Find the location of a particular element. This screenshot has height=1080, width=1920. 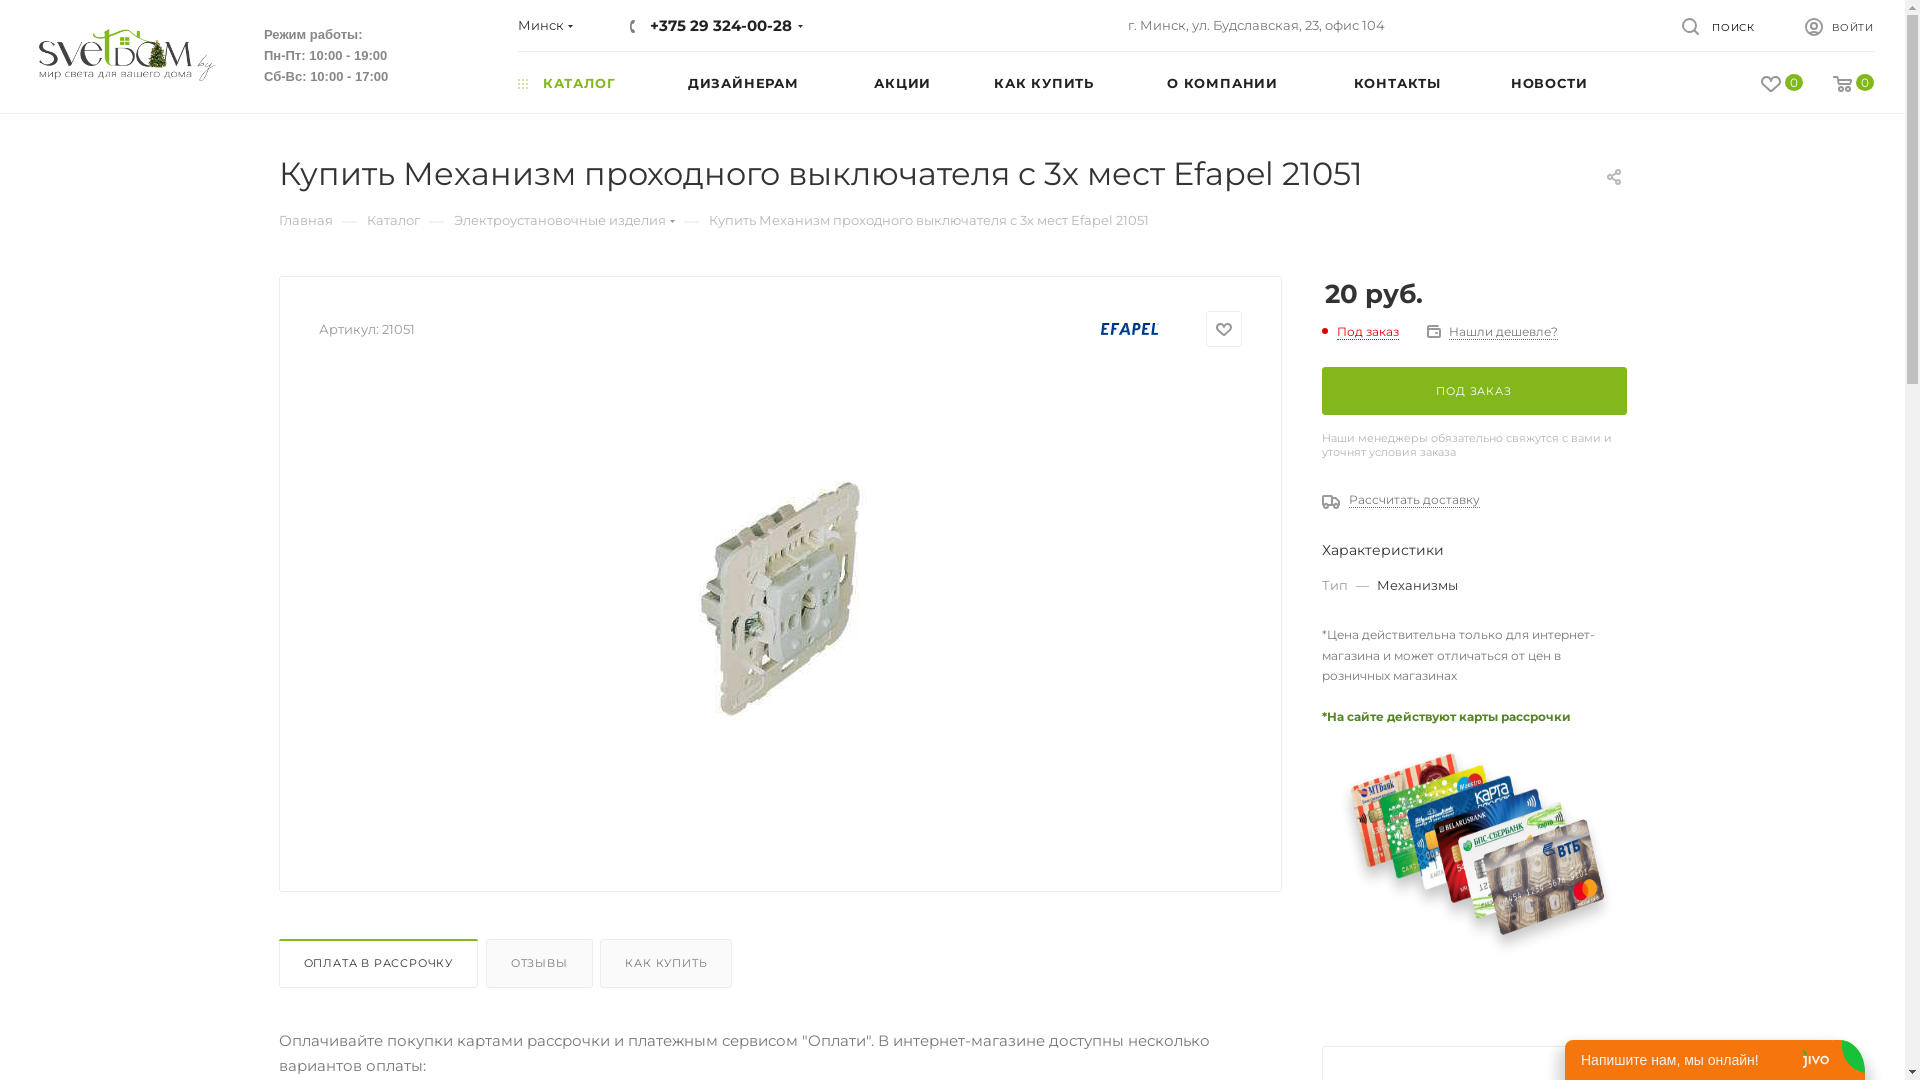

'Efapel' is located at coordinates (1129, 327).